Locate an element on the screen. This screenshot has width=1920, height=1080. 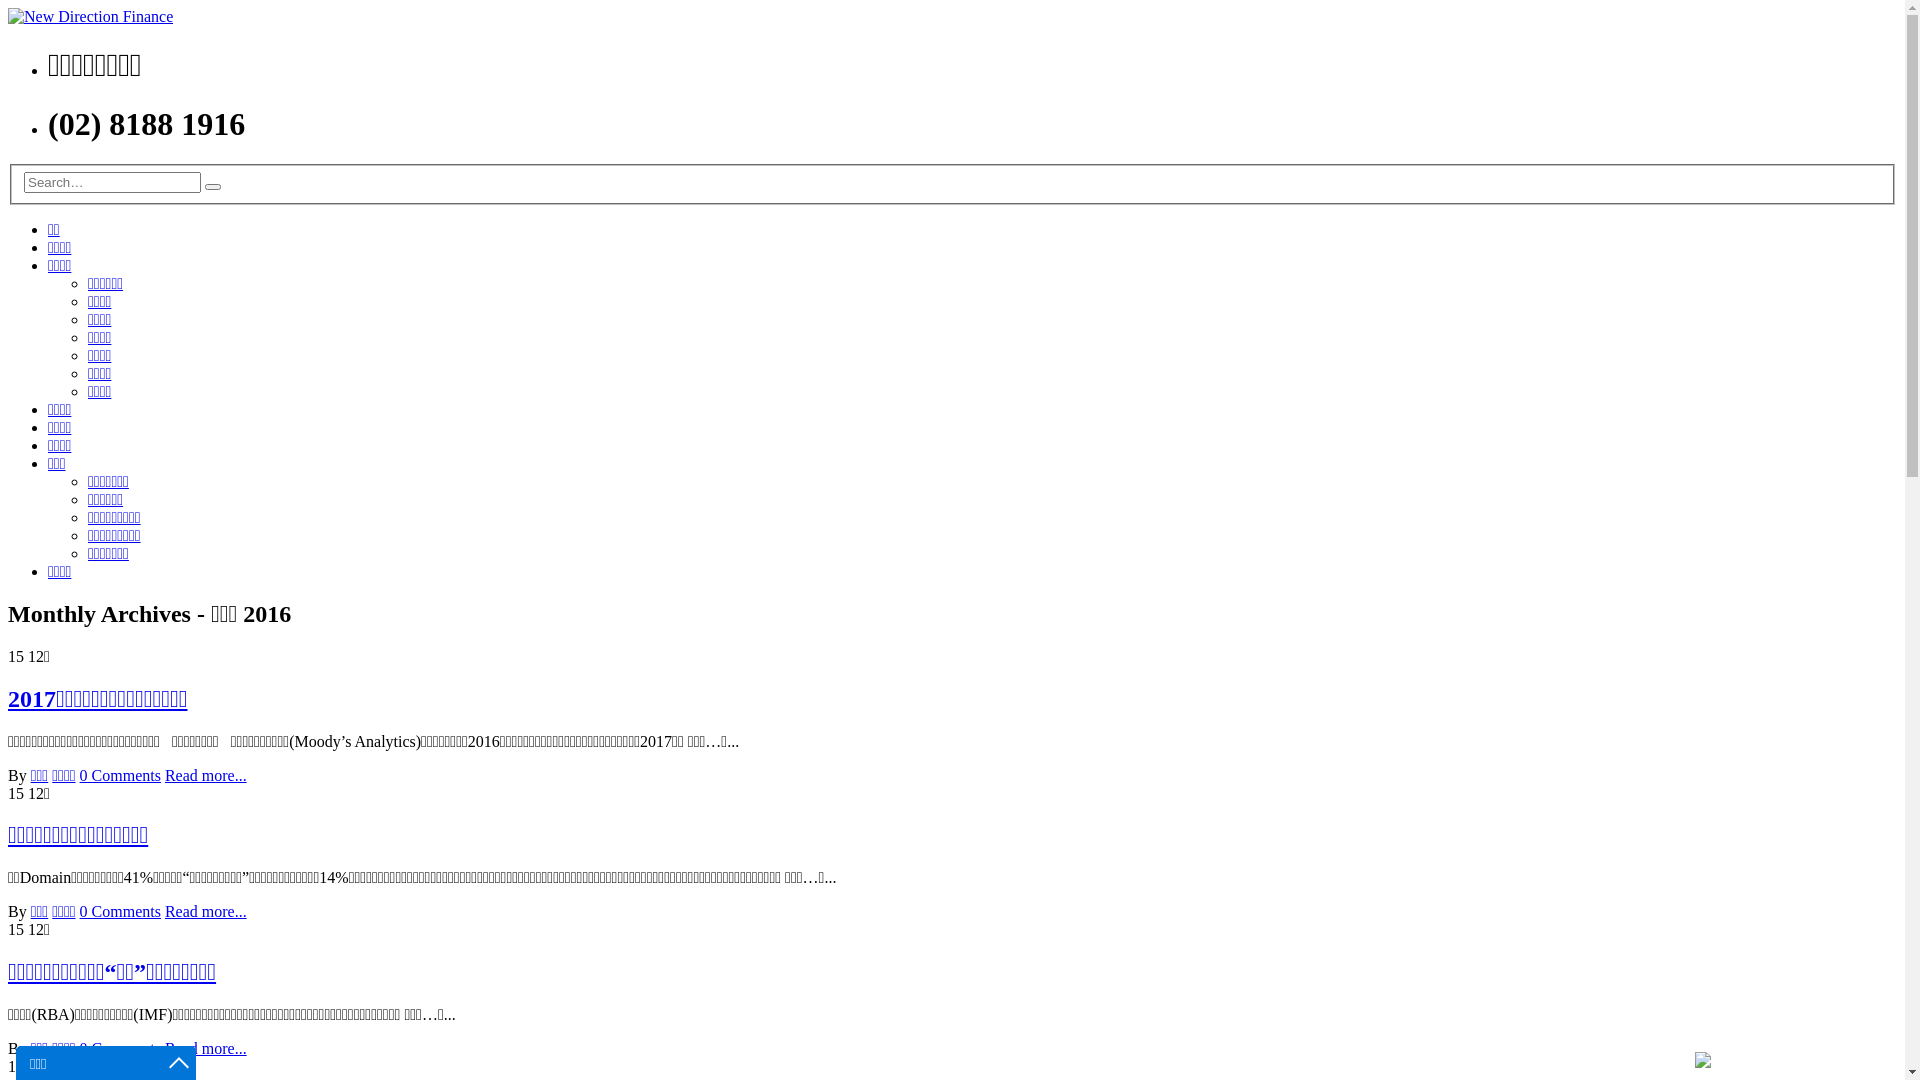
'0 Comments' is located at coordinates (119, 774).